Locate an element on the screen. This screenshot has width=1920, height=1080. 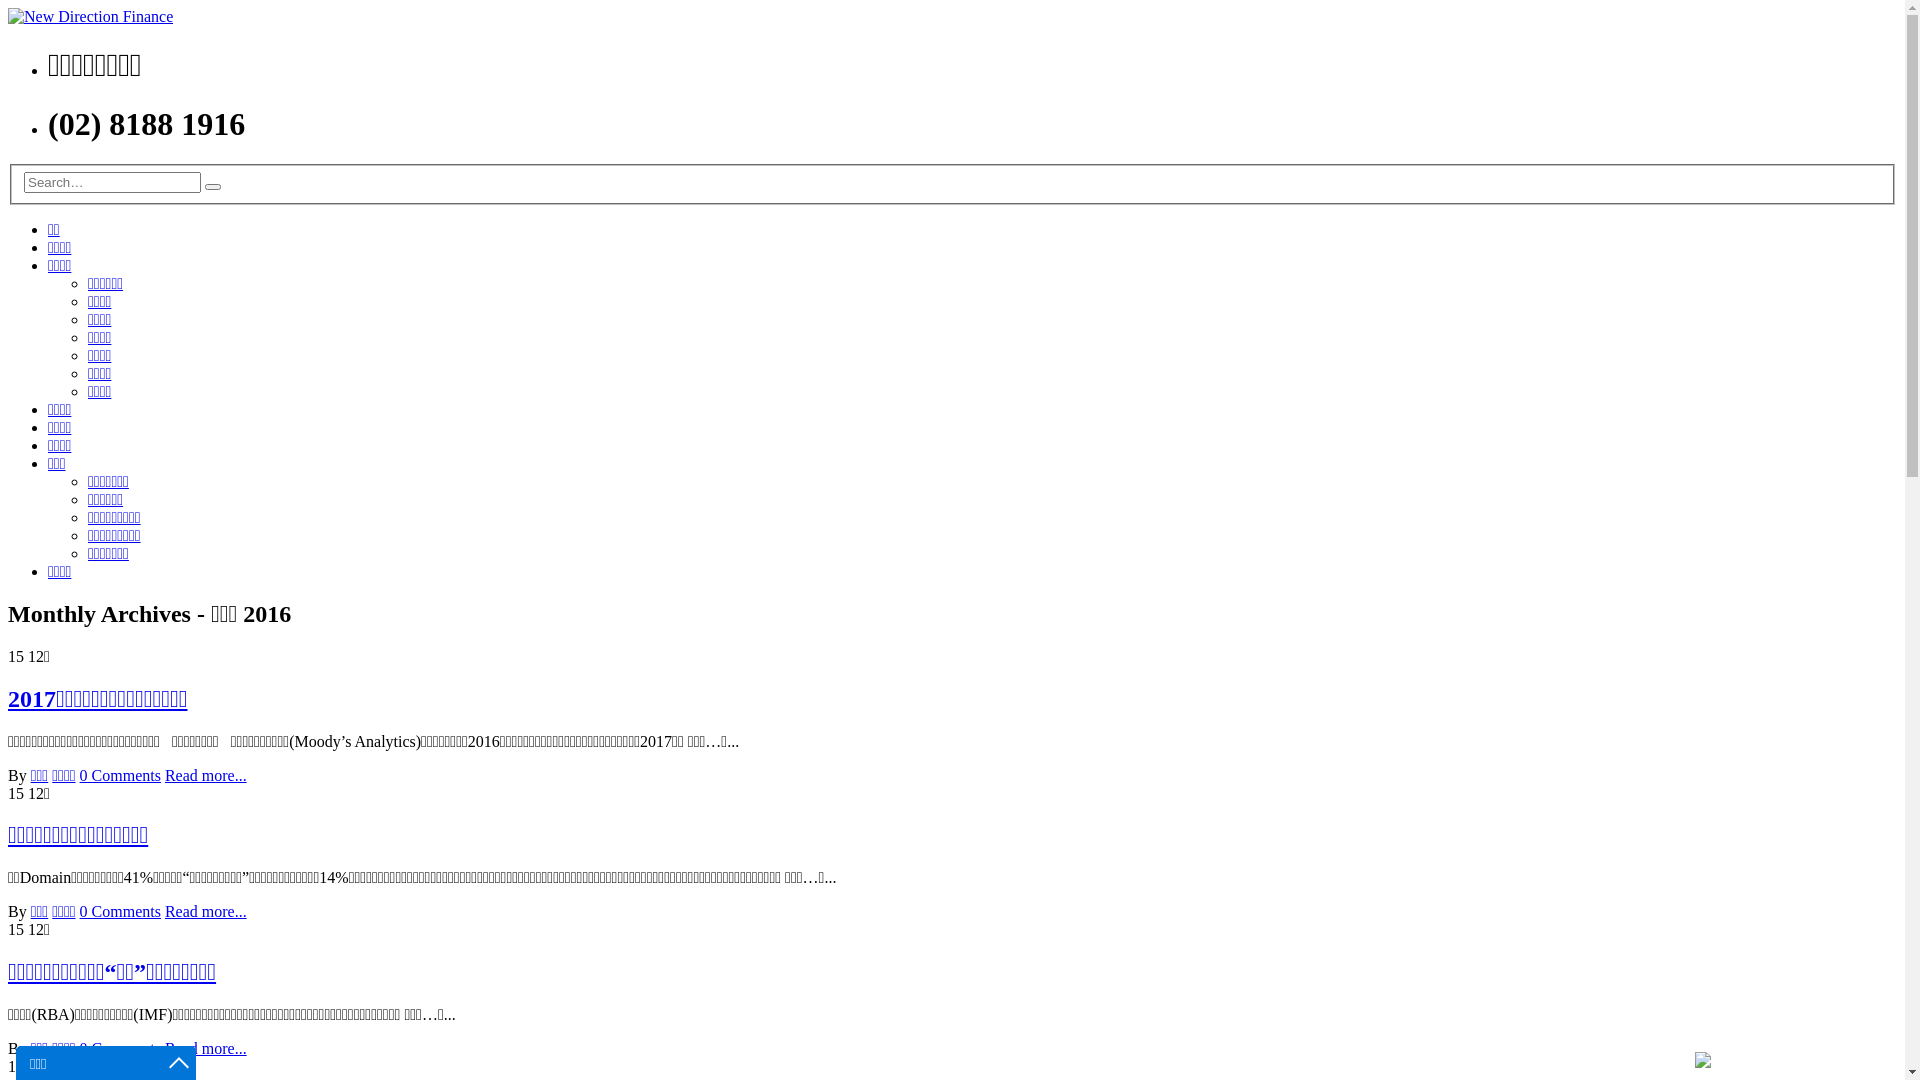
'0 Comments' is located at coordinates (119, 774).